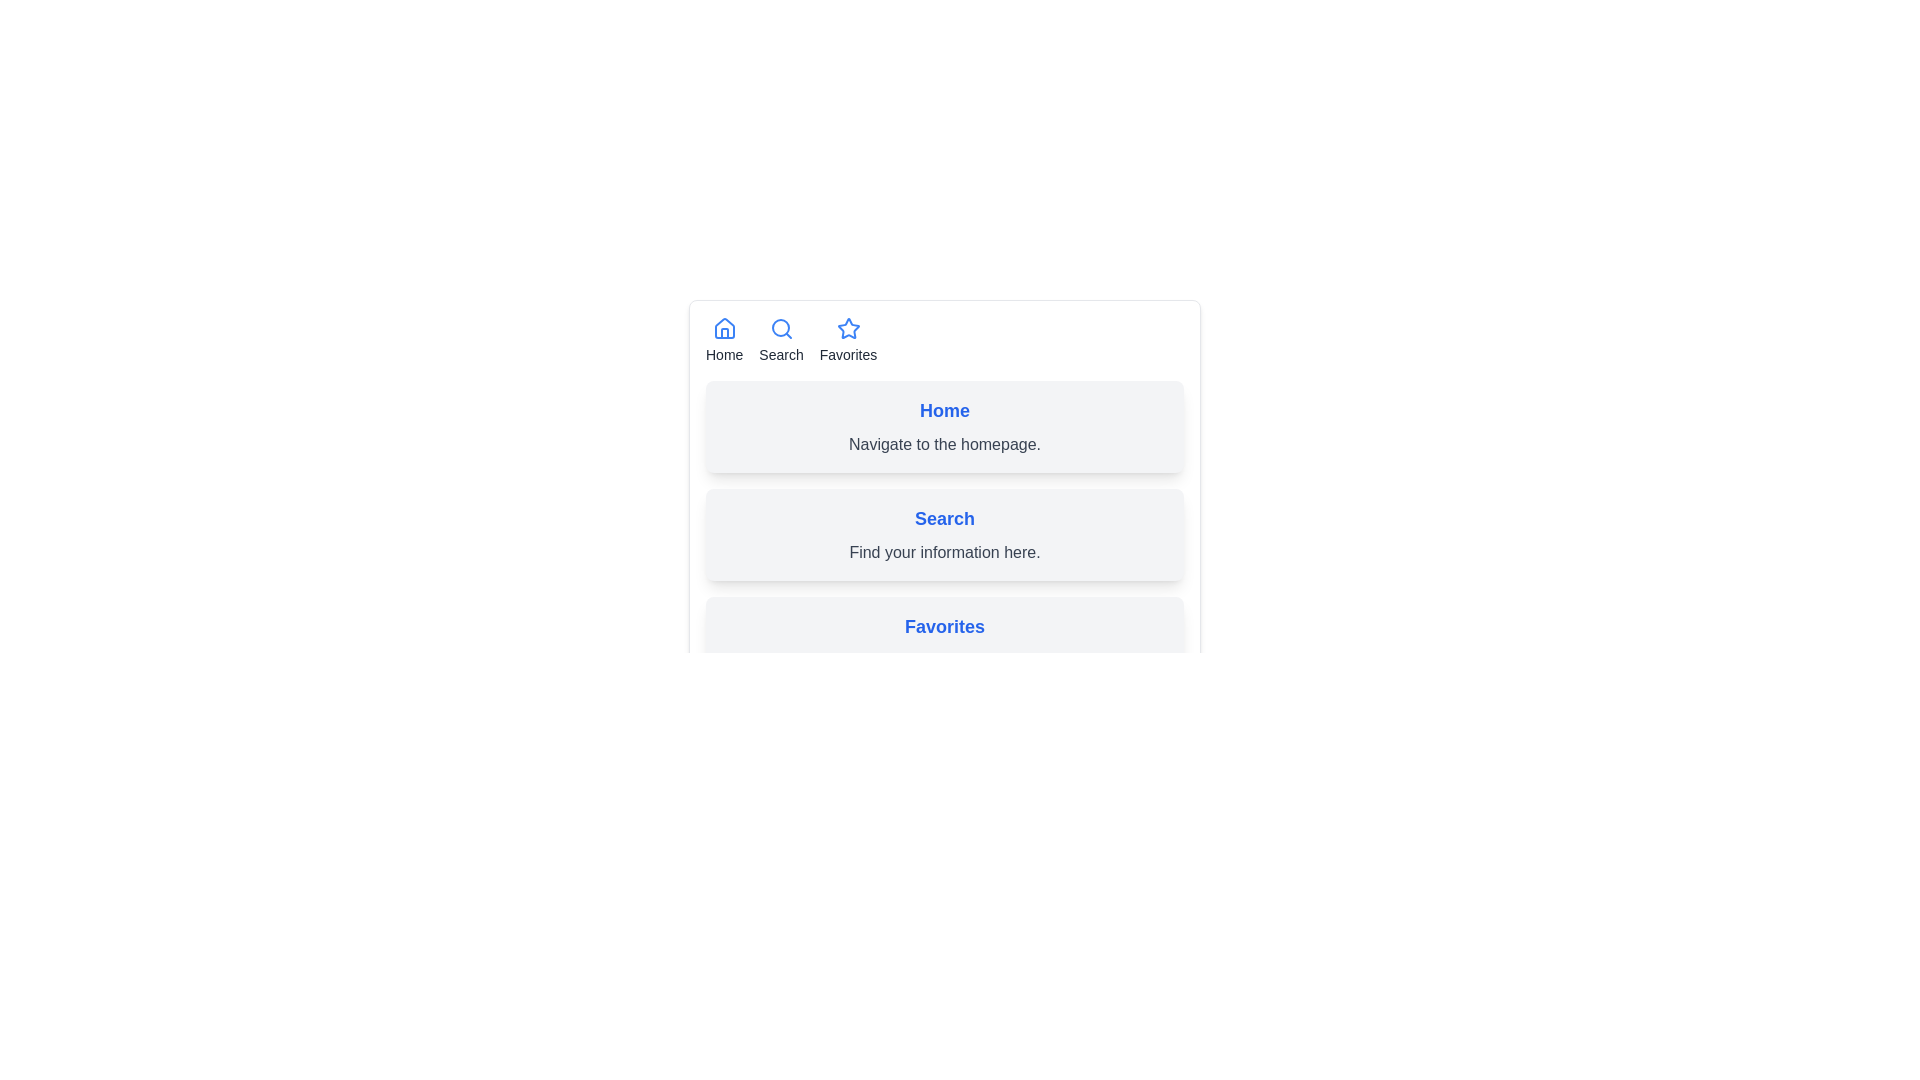 This screenshot has height=1080, width=1920. I want to click on the blue star-shaped icon located in the top navigation area, which is the third item in the navigation menu, positioned between the 'Search' icon and the 'Favorites' label, so click(848, 327).